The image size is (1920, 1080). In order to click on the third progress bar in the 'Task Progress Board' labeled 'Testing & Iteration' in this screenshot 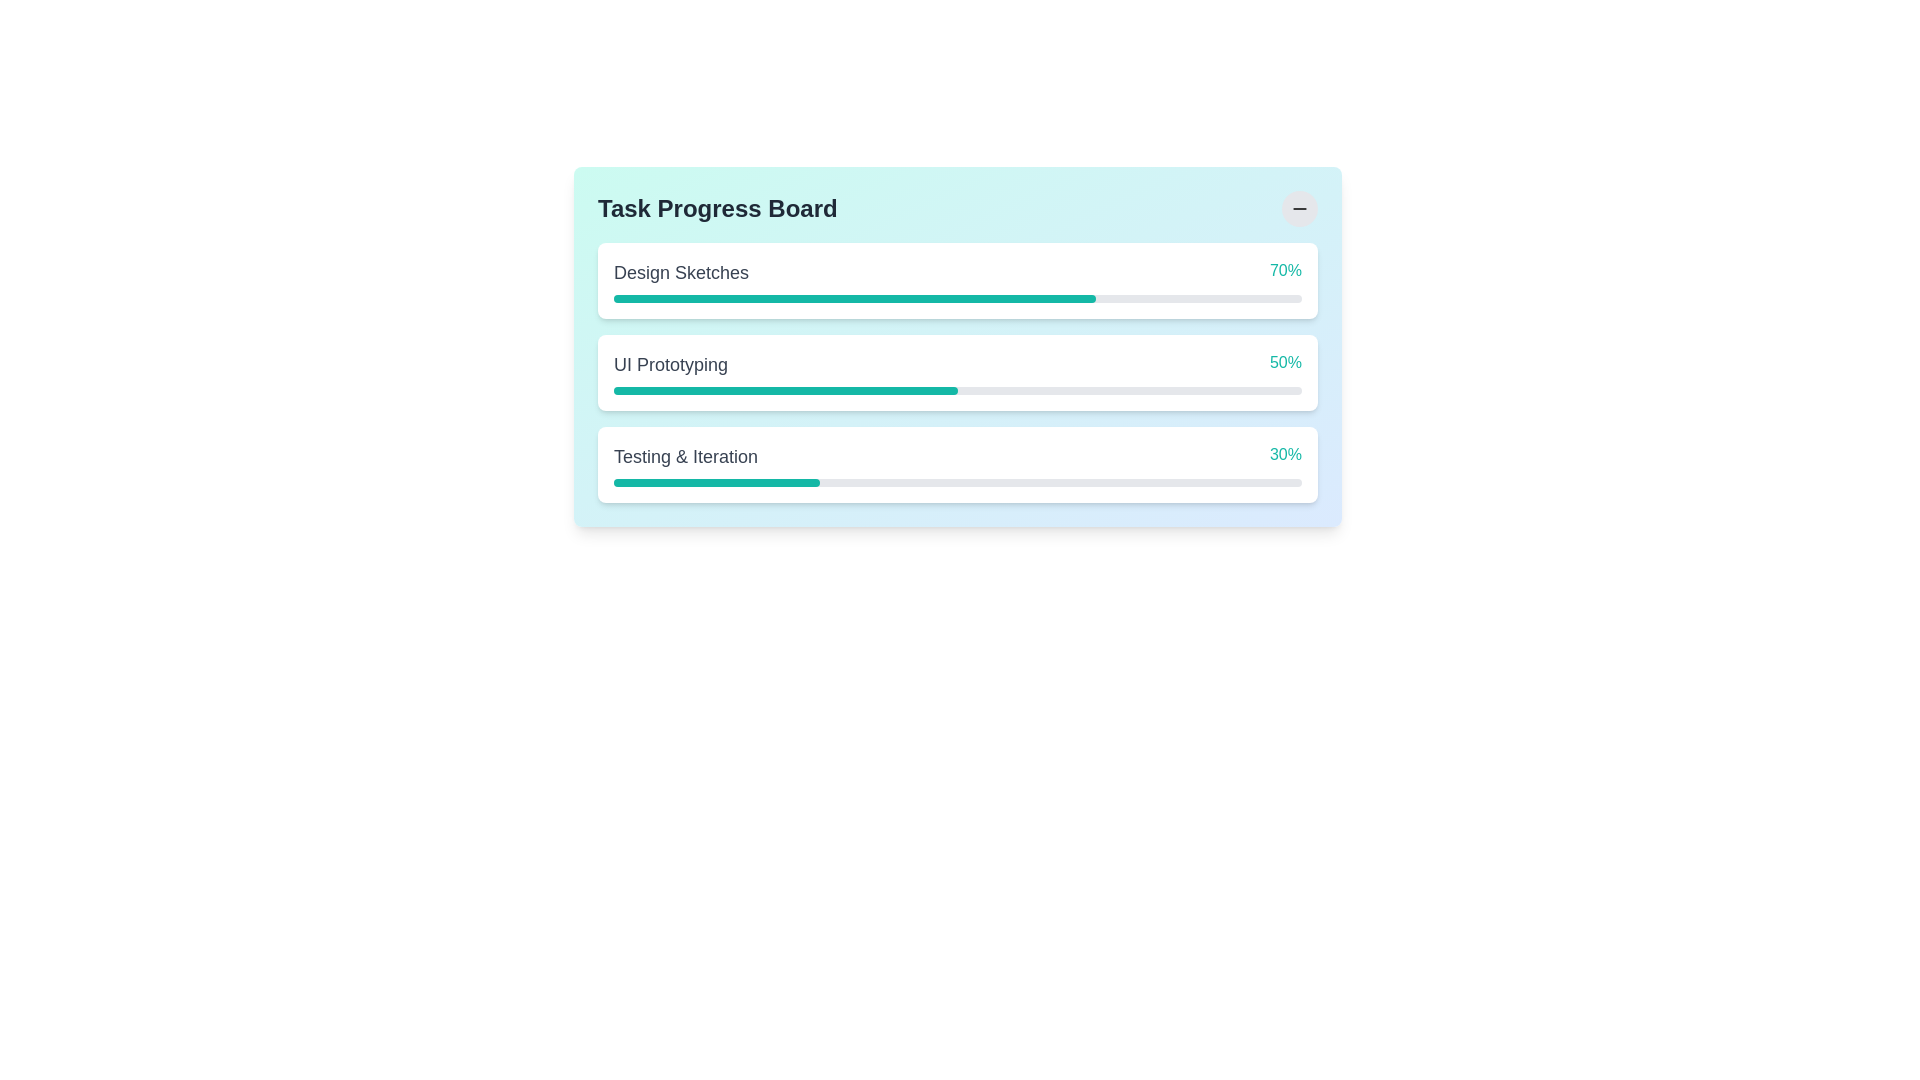, I will do `click(957, 465)`.